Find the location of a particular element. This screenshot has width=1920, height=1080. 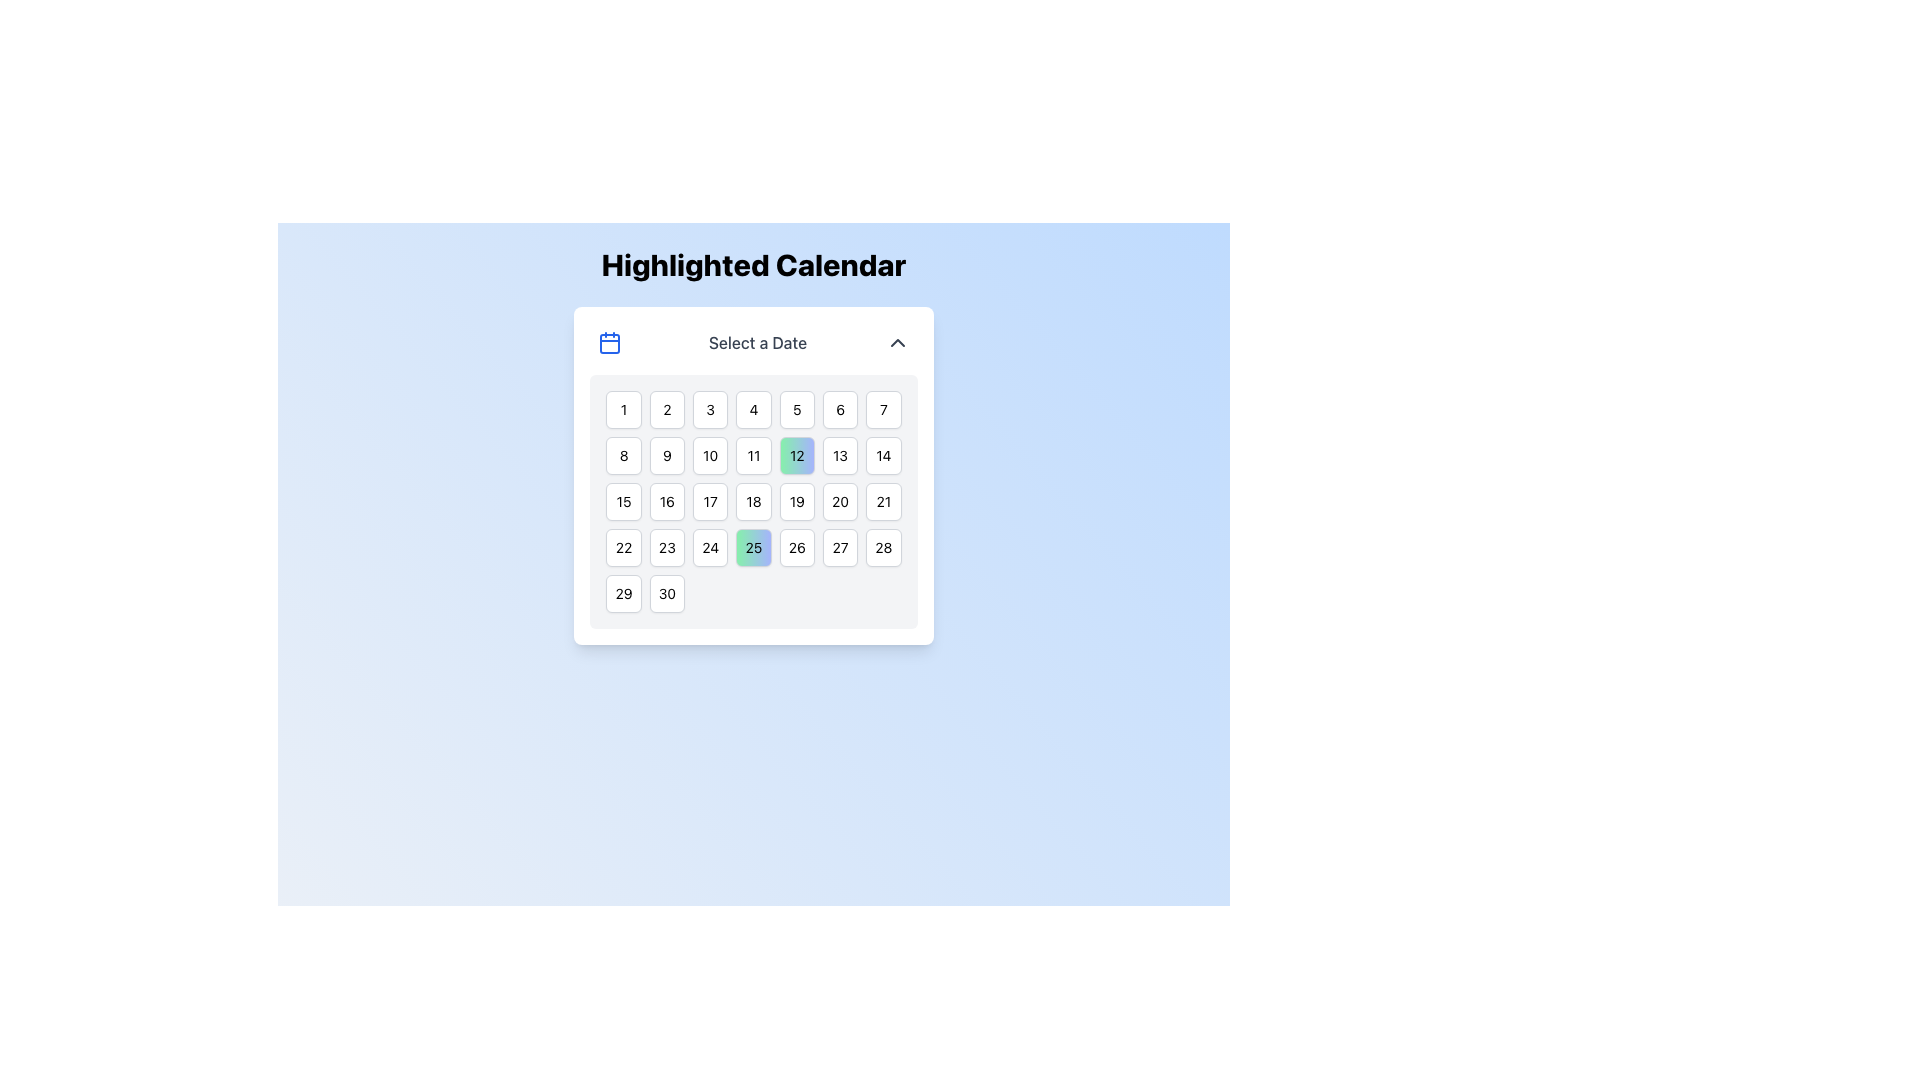

the button representing the date 15 is located at coordinates (623, 500).